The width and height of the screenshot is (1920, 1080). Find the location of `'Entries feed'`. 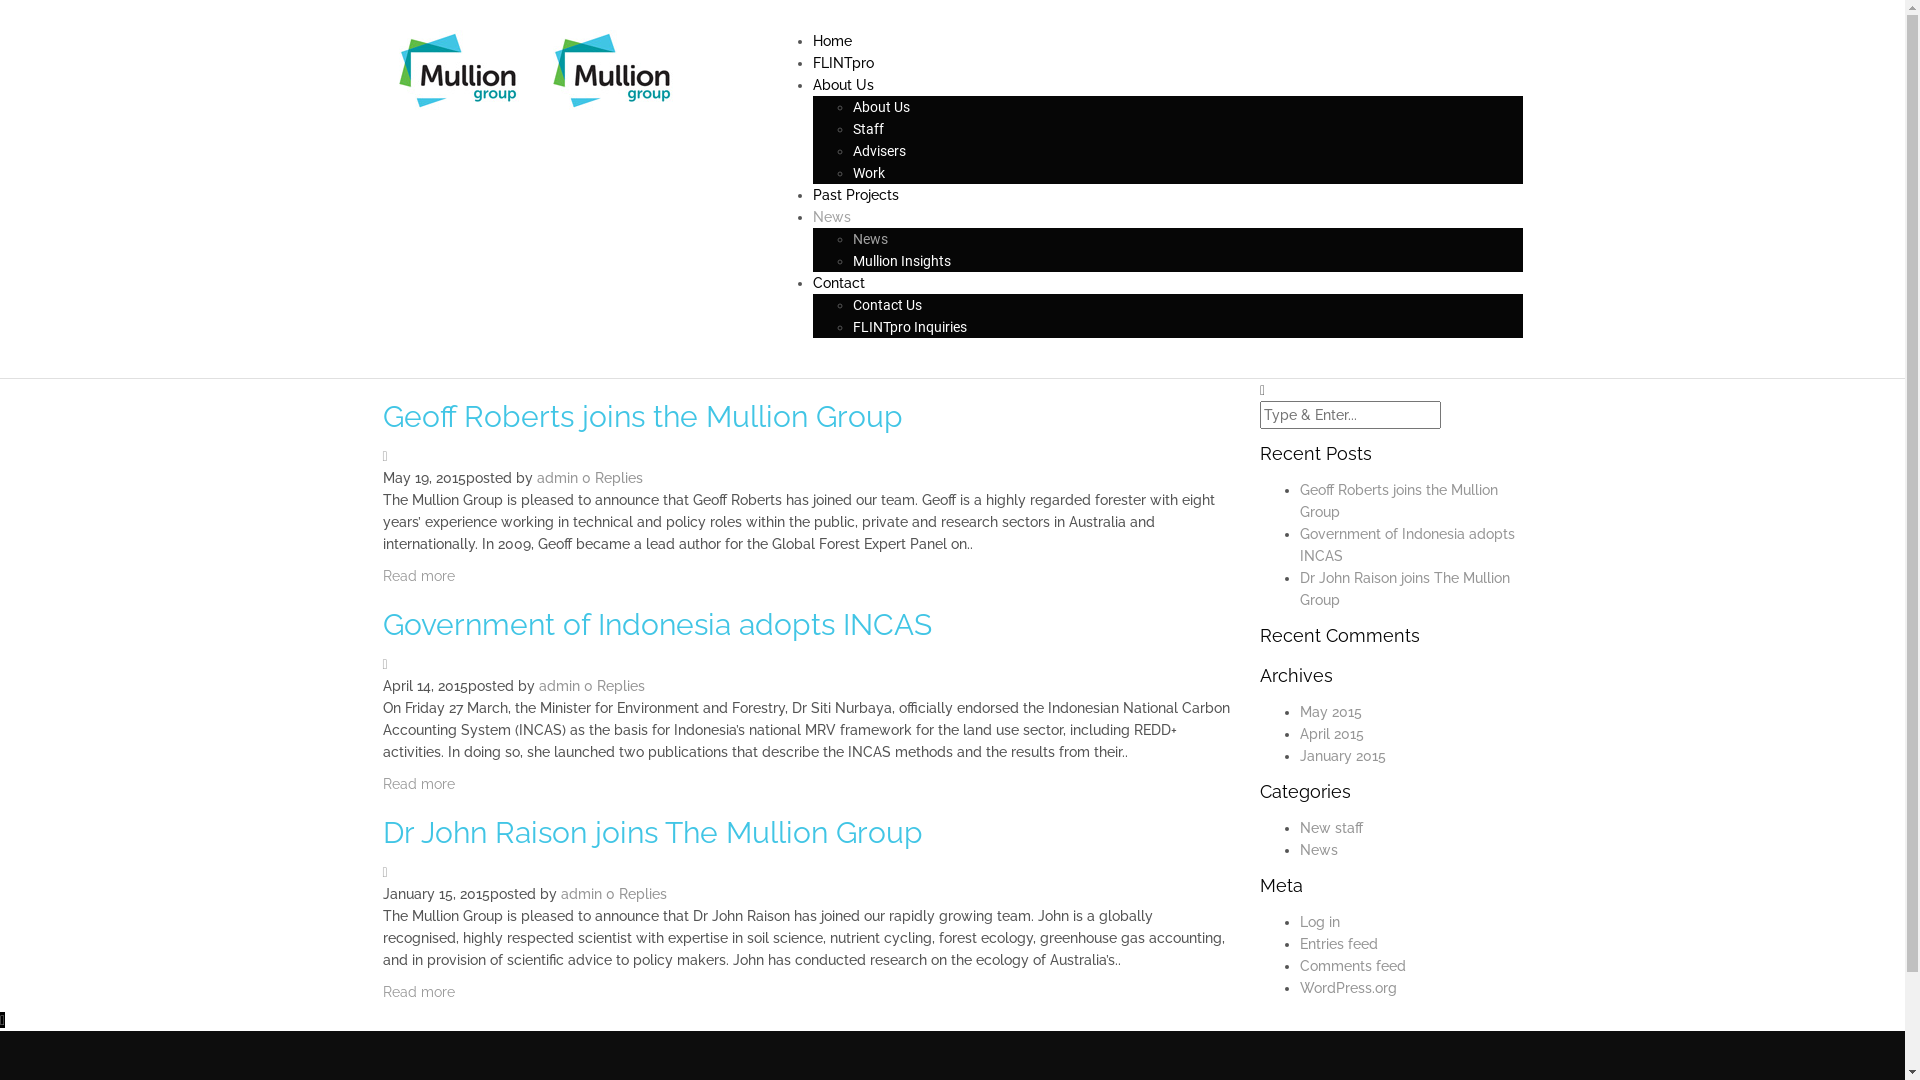

'Entries feed' is located at coordinates (1339, 944).